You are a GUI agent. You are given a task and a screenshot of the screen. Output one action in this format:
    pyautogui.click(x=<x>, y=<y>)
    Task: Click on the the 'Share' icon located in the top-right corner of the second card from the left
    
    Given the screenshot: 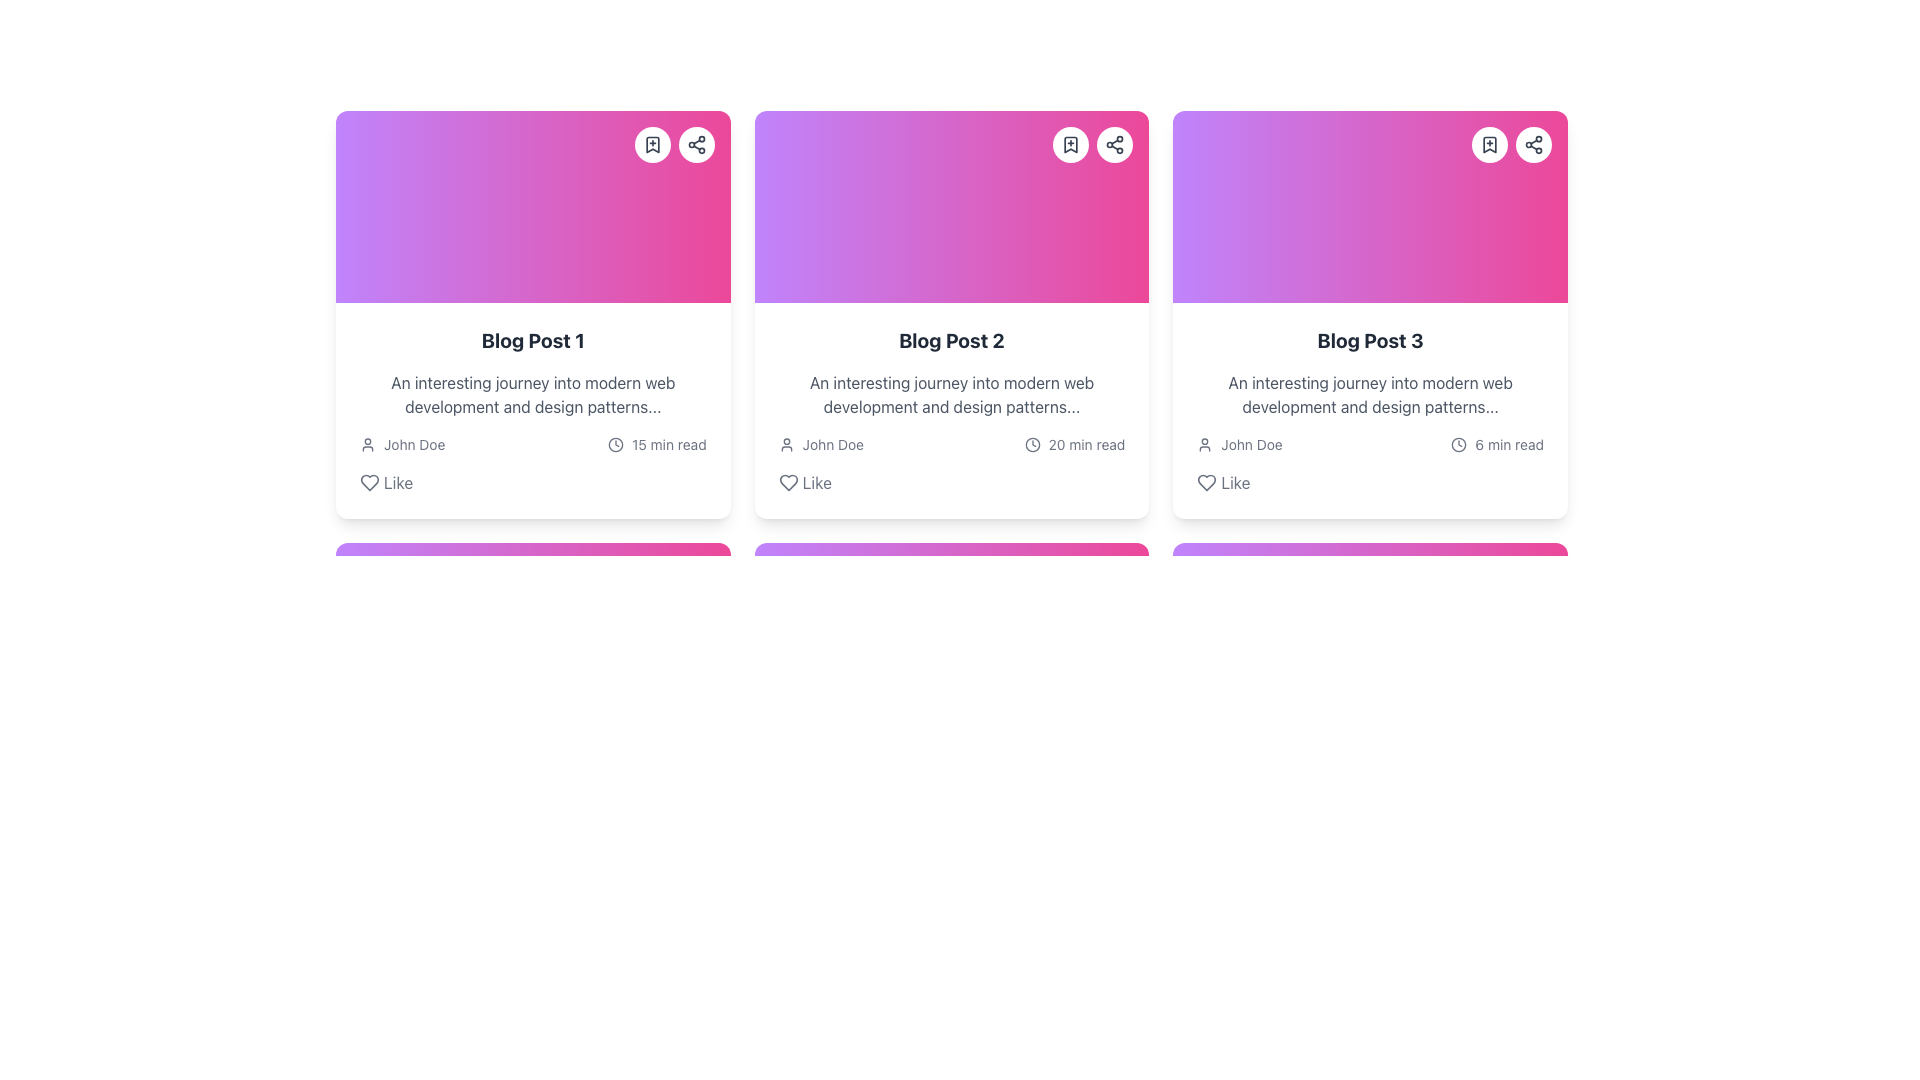 What is the action you would take?
    pyautogui.click(x=1114, y=144)
    